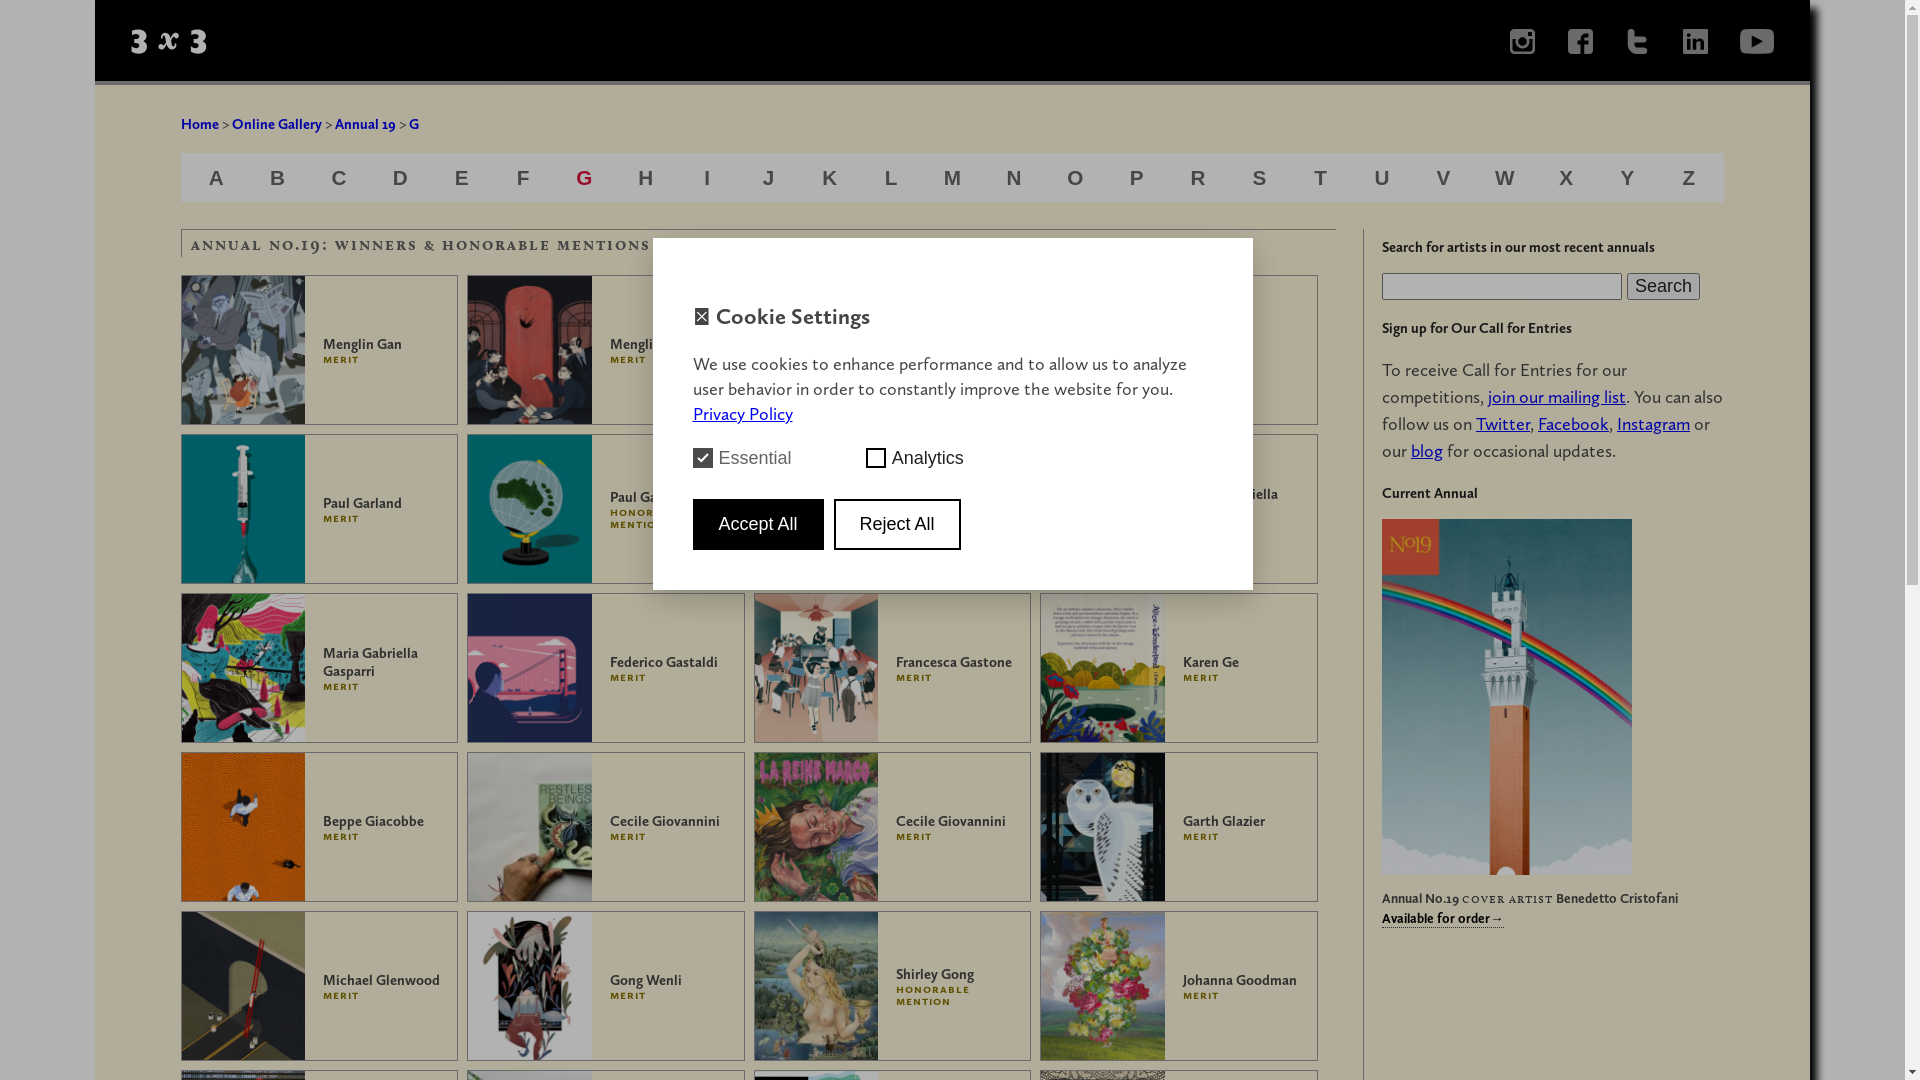  I want to click on 'D', so click(400, 176).